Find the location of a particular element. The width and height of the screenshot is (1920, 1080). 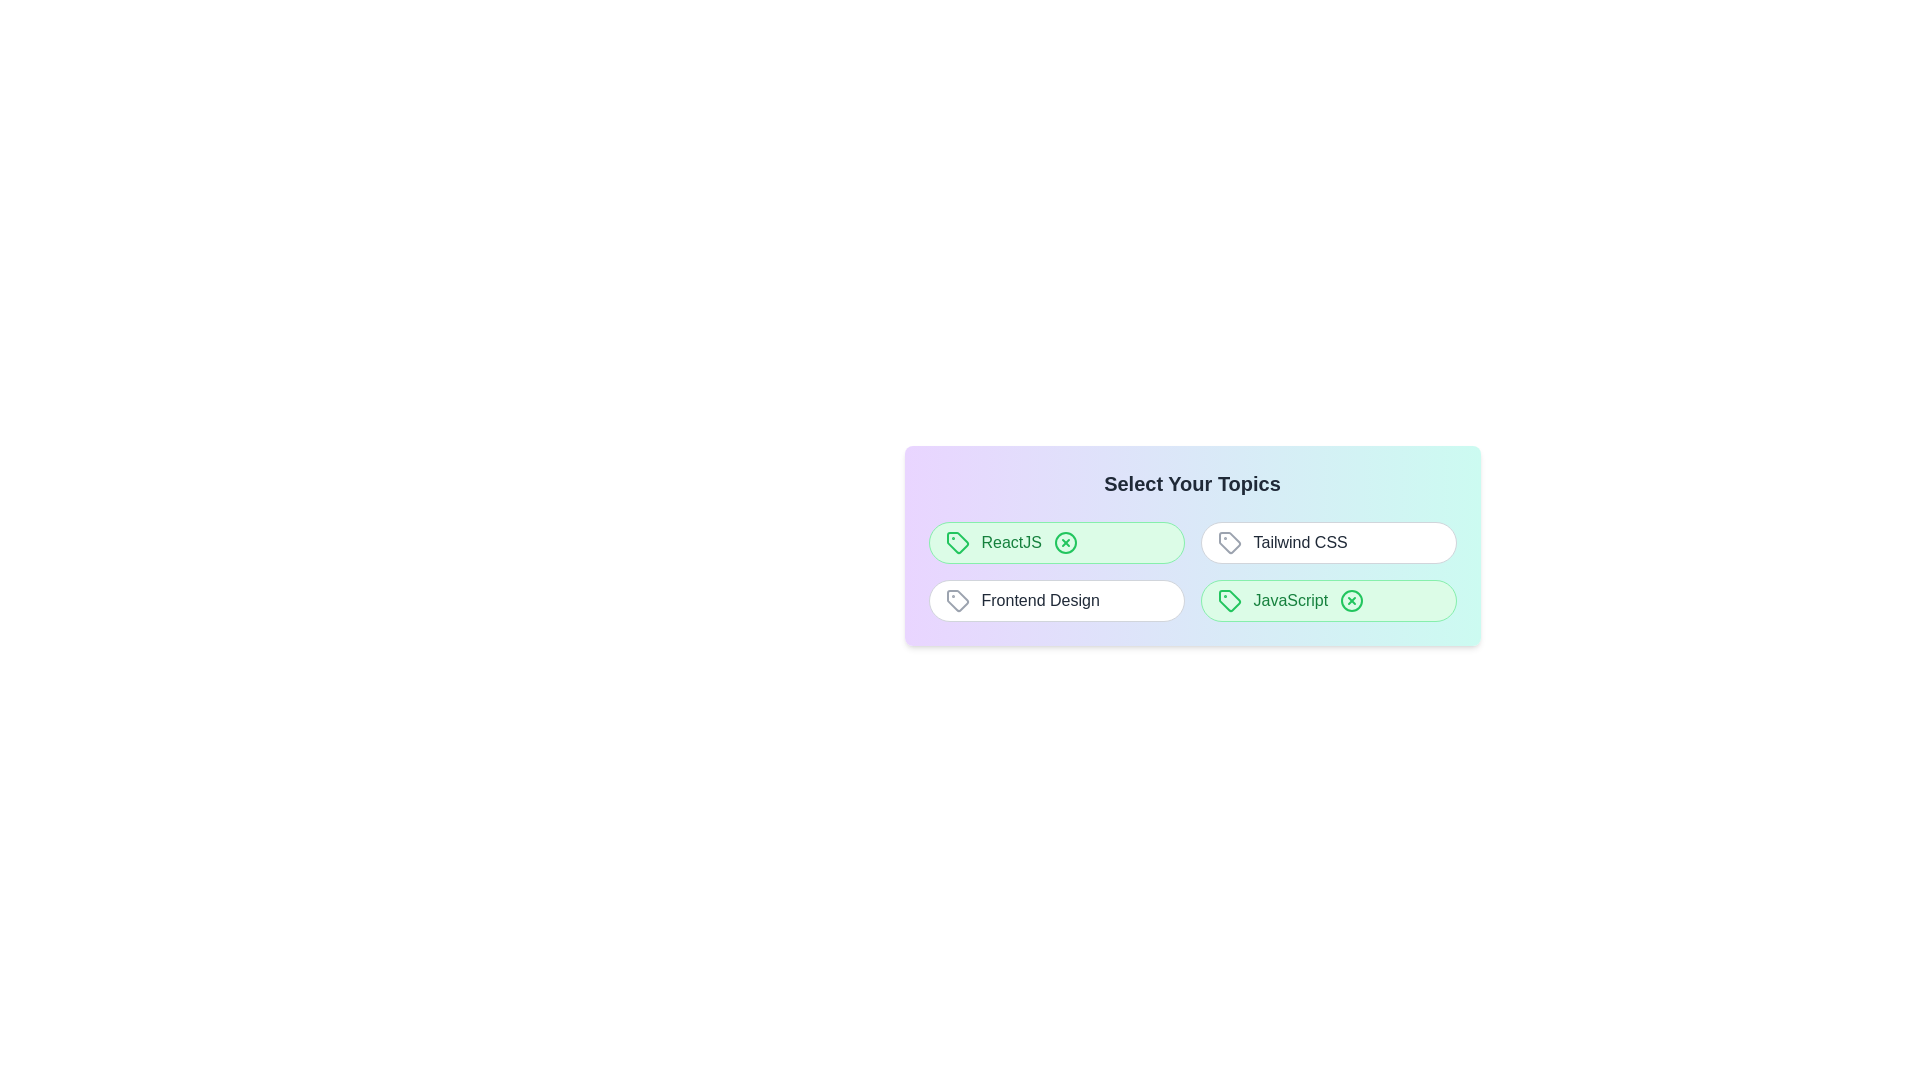

the topic JavaScript is located at coordinates (1328, 600).